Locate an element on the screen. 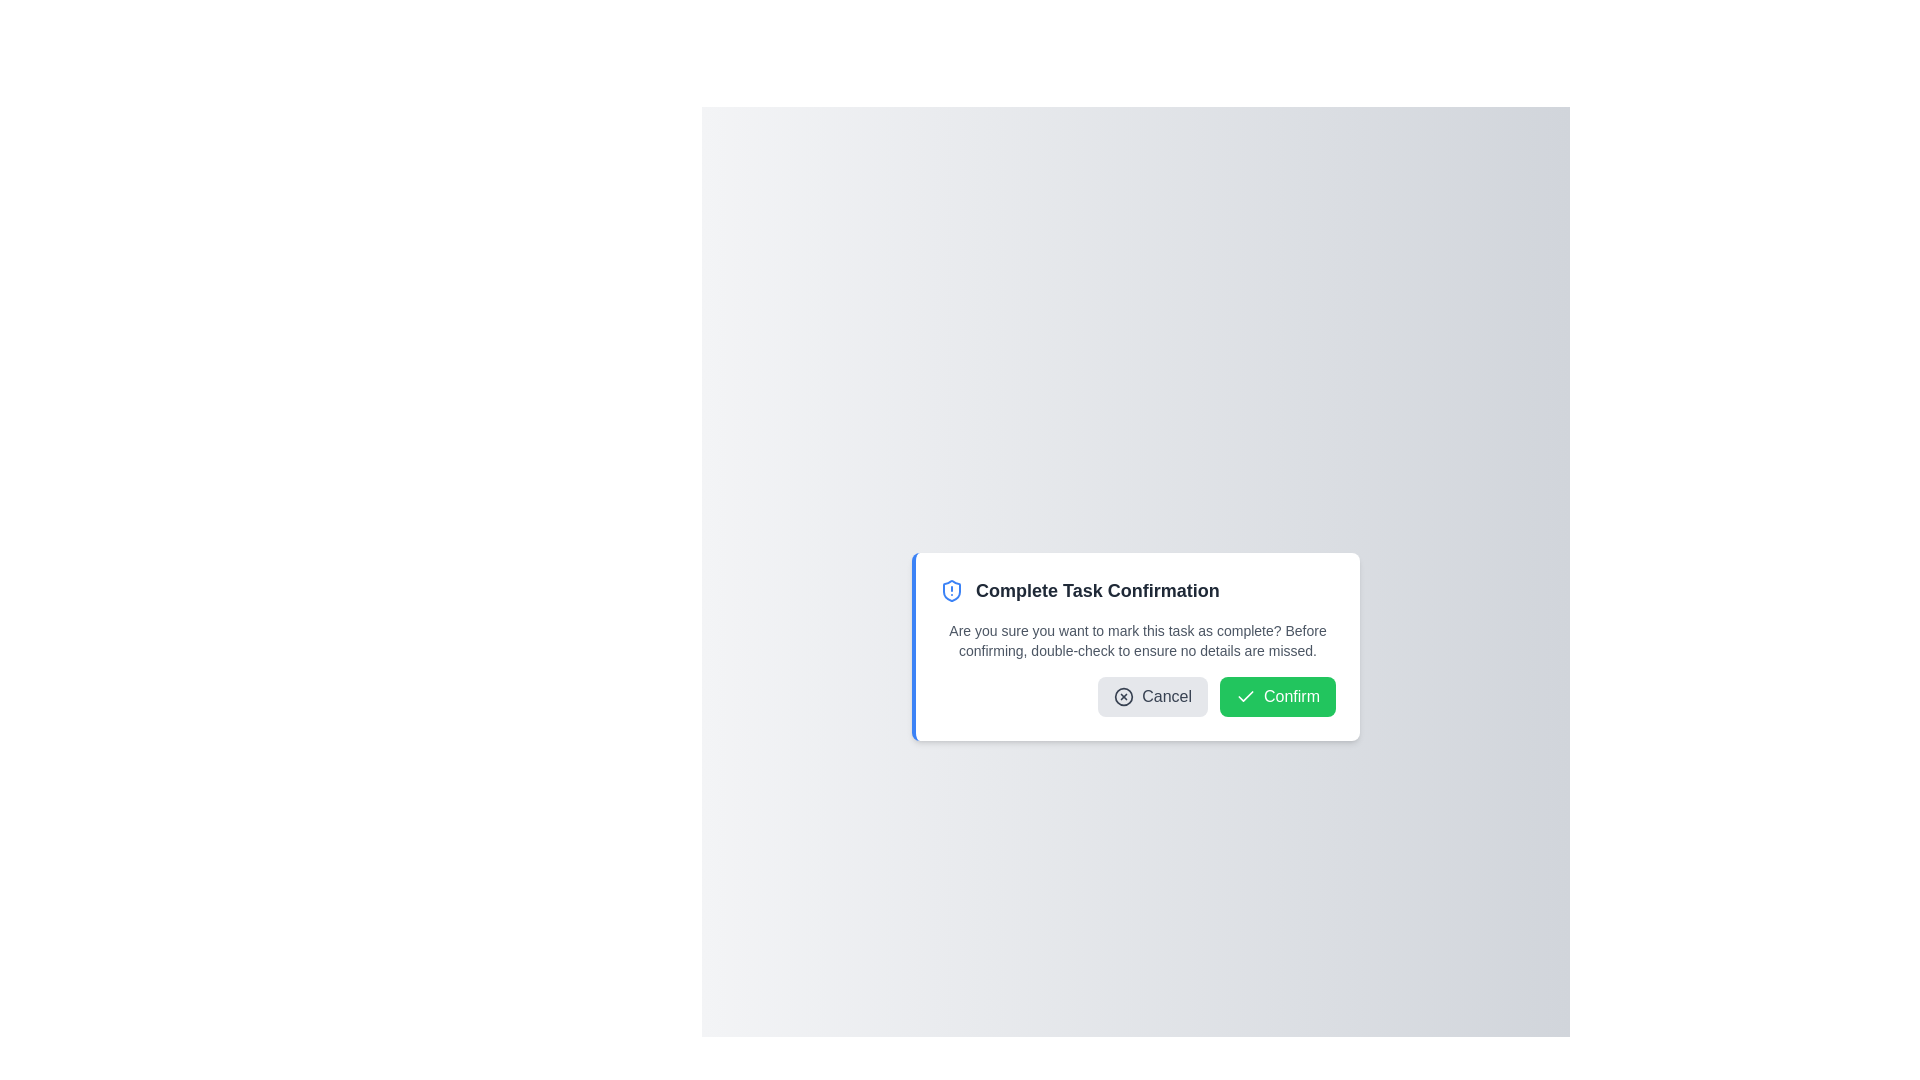 The height and width of the screenshot is (1080, 1920). the checkmark icon located within the green confirm button at the bottom-right corner of the confirmation dialog box is located at coordinates (1244, 695).